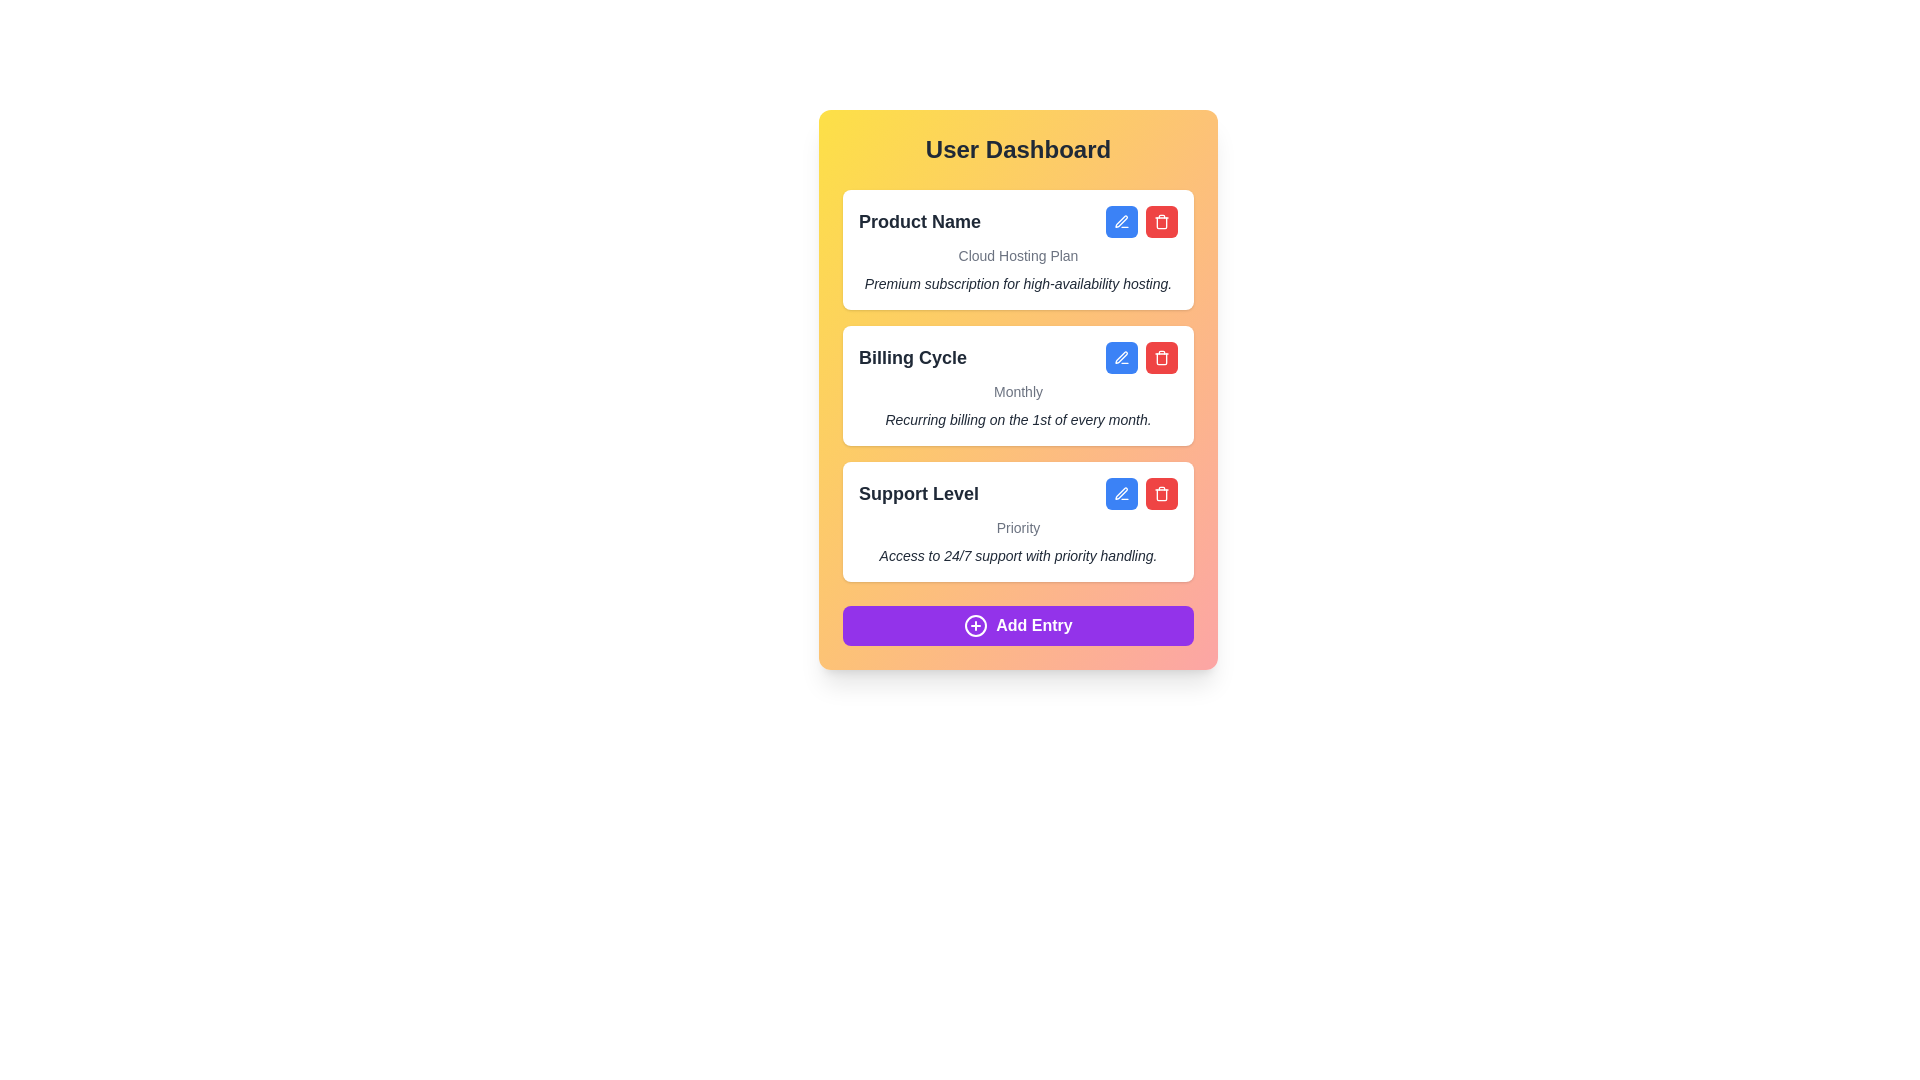 The width and height of the screenshot is (1920, 1080). I want to click on the static text label displaying the word 'Monthly' in the 'Billing Cycle' section, so click(1018, 392).